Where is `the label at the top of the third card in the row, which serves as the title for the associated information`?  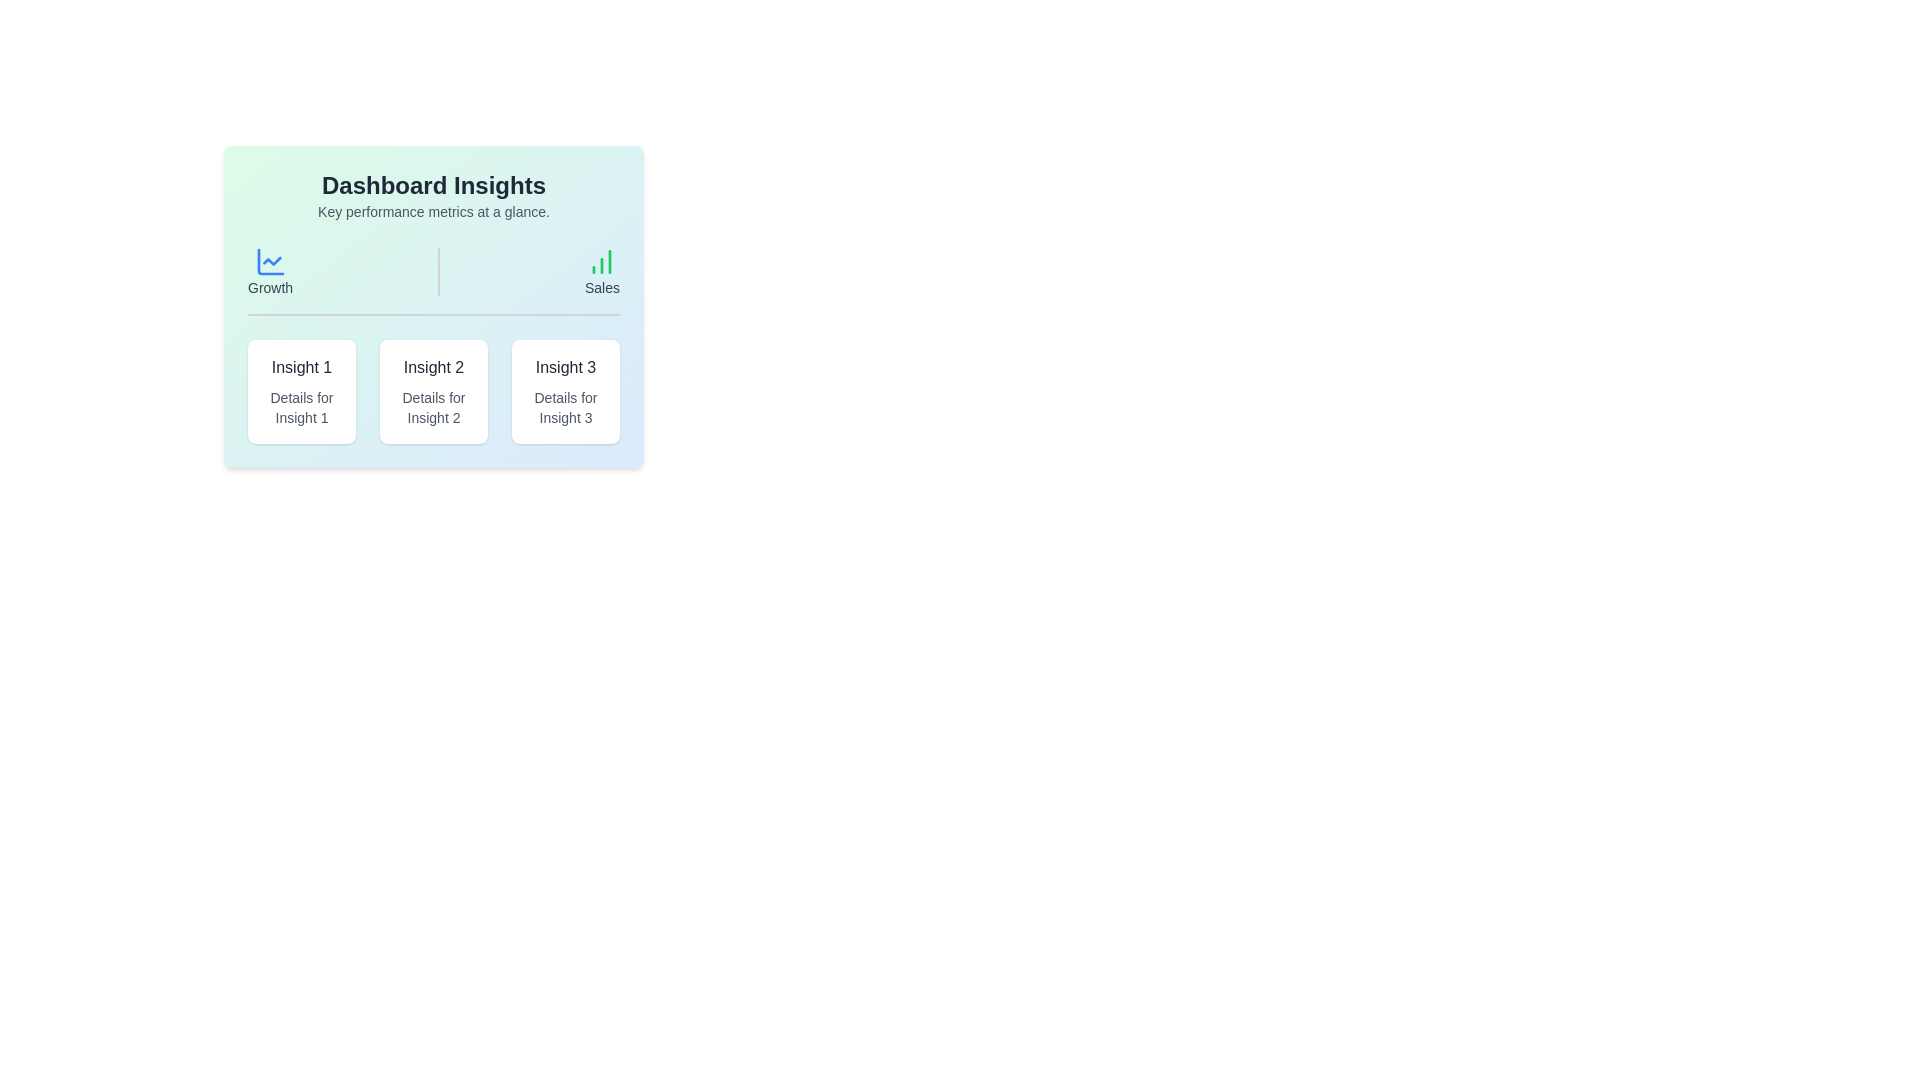
the label at the top of the third card in the row, which serves as the title for the associated information is located at coordinates (565, 367).